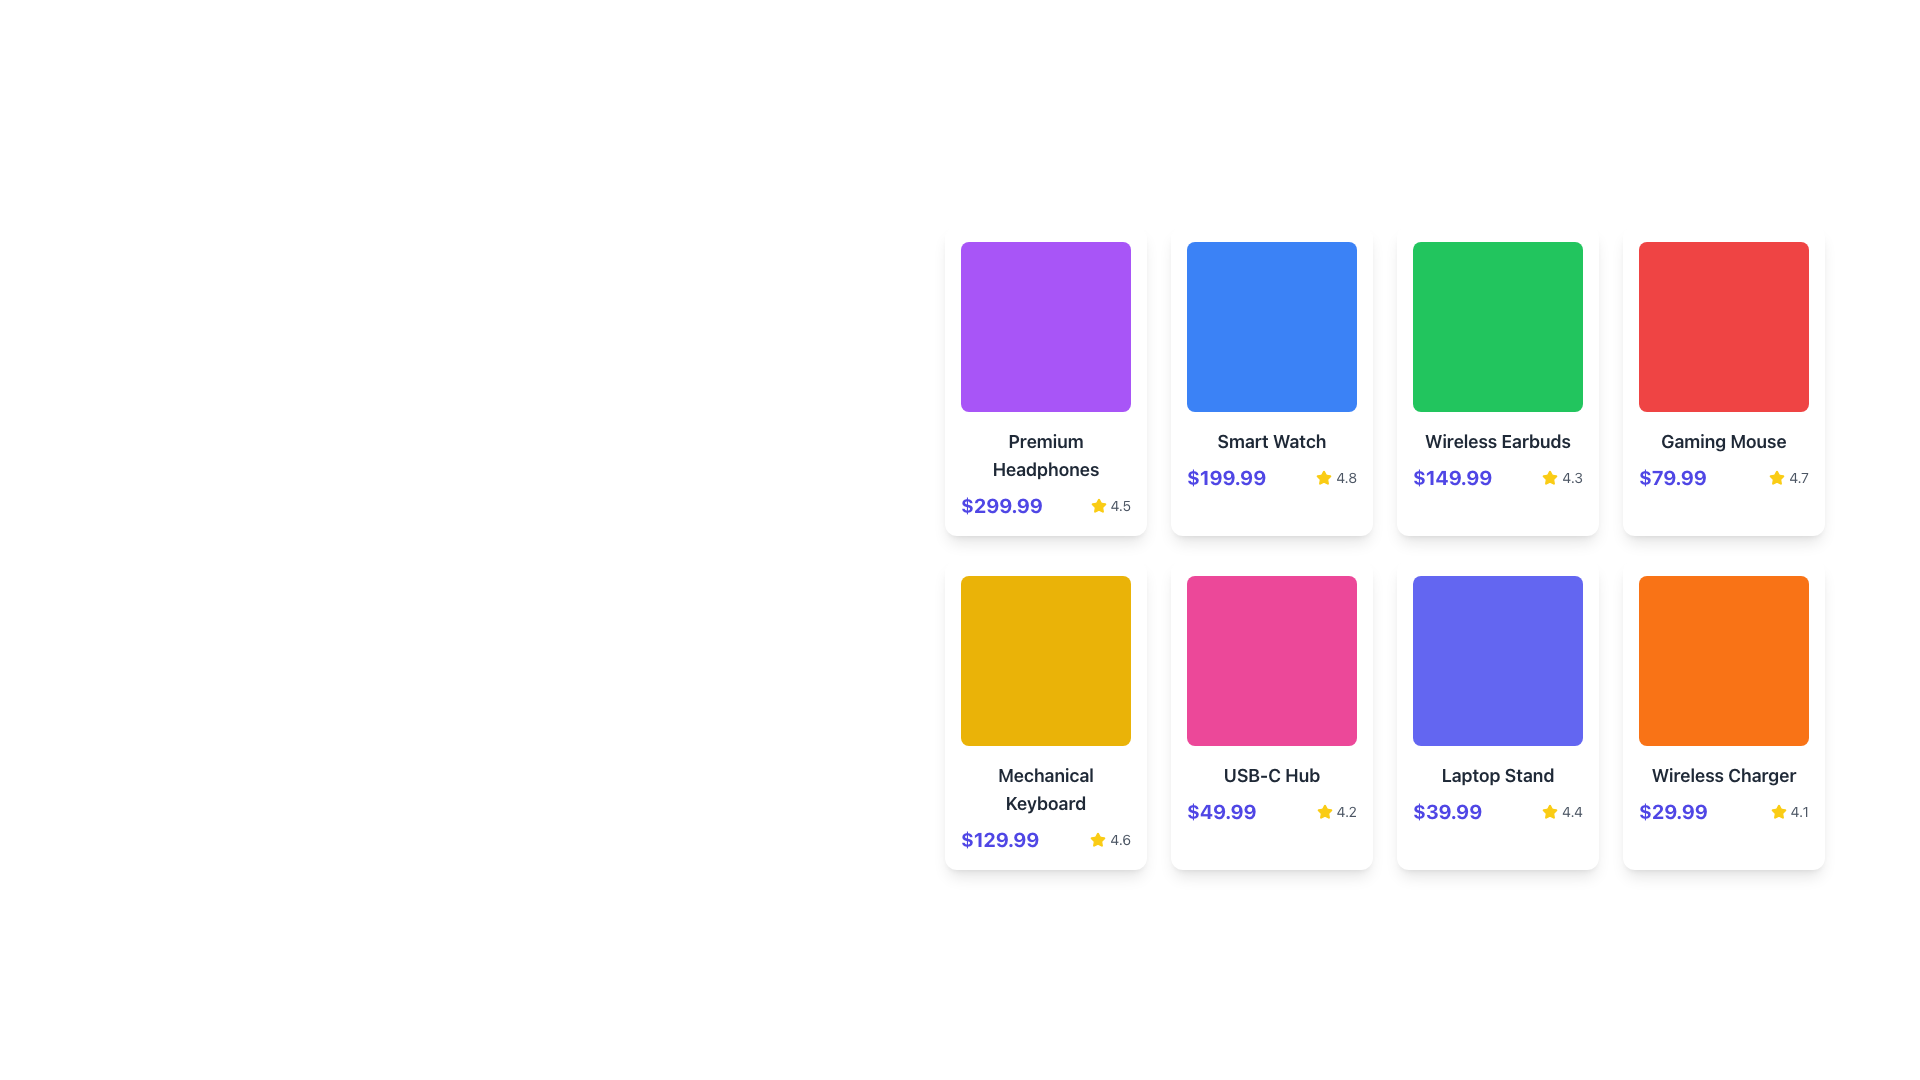  I want to click on the 'Gaming Mouse' text label located in the fourth card of the top row, so click(1722, 441).